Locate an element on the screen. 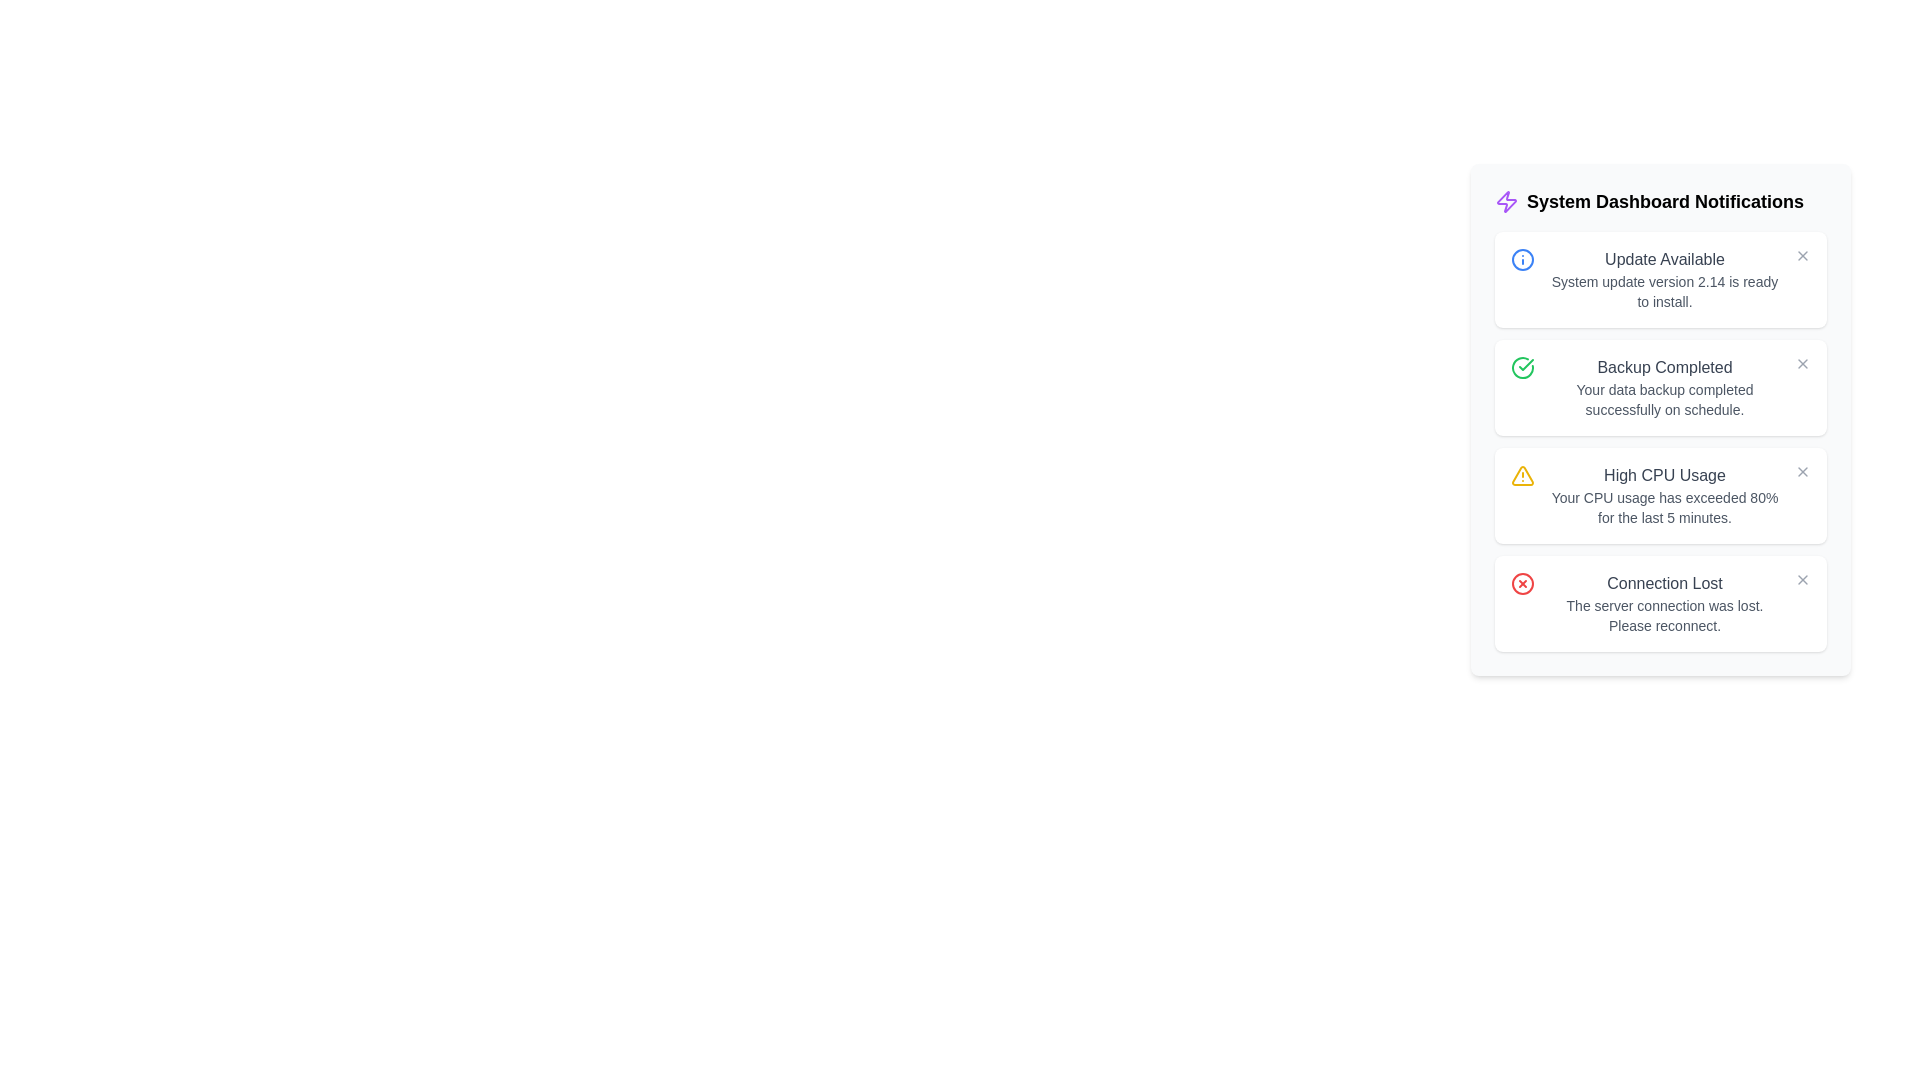  the small gray 'X' button located at the right end of the 'Update Available' notification card is located at coordinates (1803, 254).